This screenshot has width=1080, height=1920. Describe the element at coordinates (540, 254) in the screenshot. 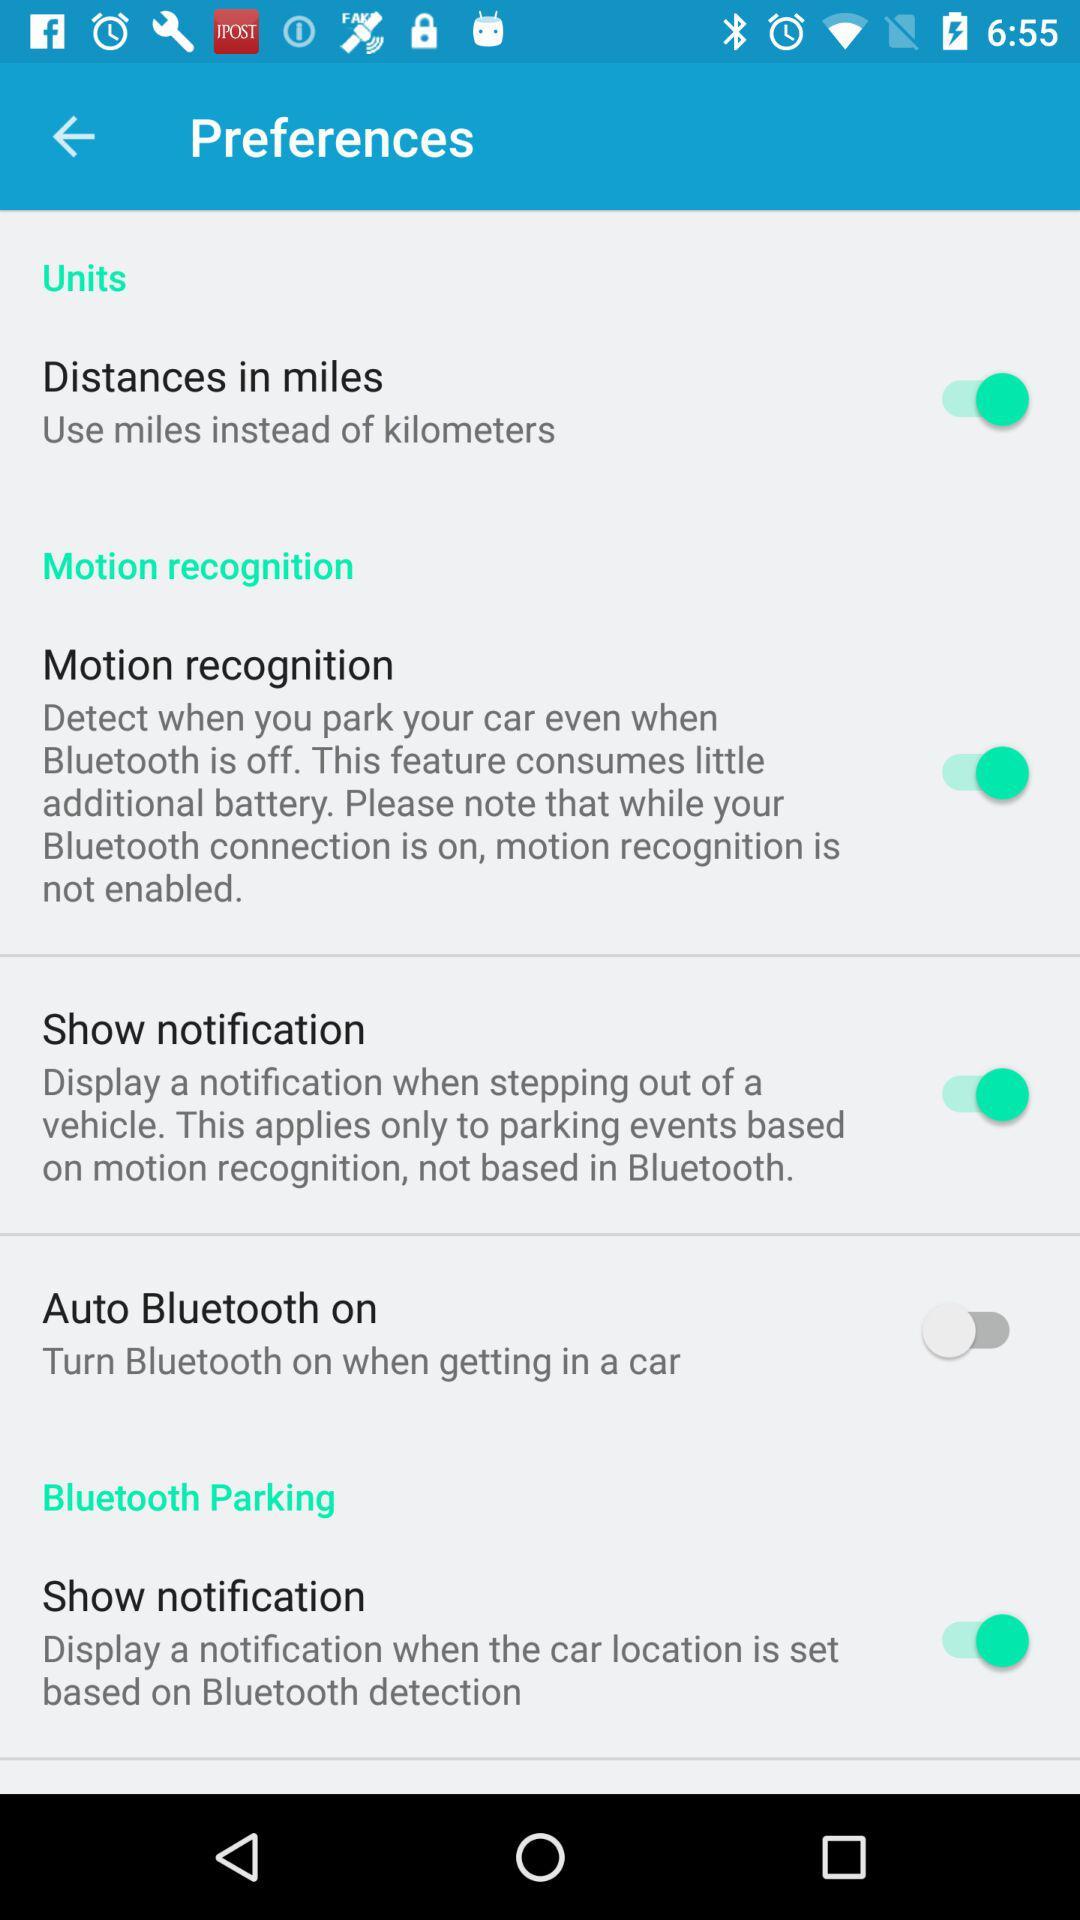

I see `the units` at that location.